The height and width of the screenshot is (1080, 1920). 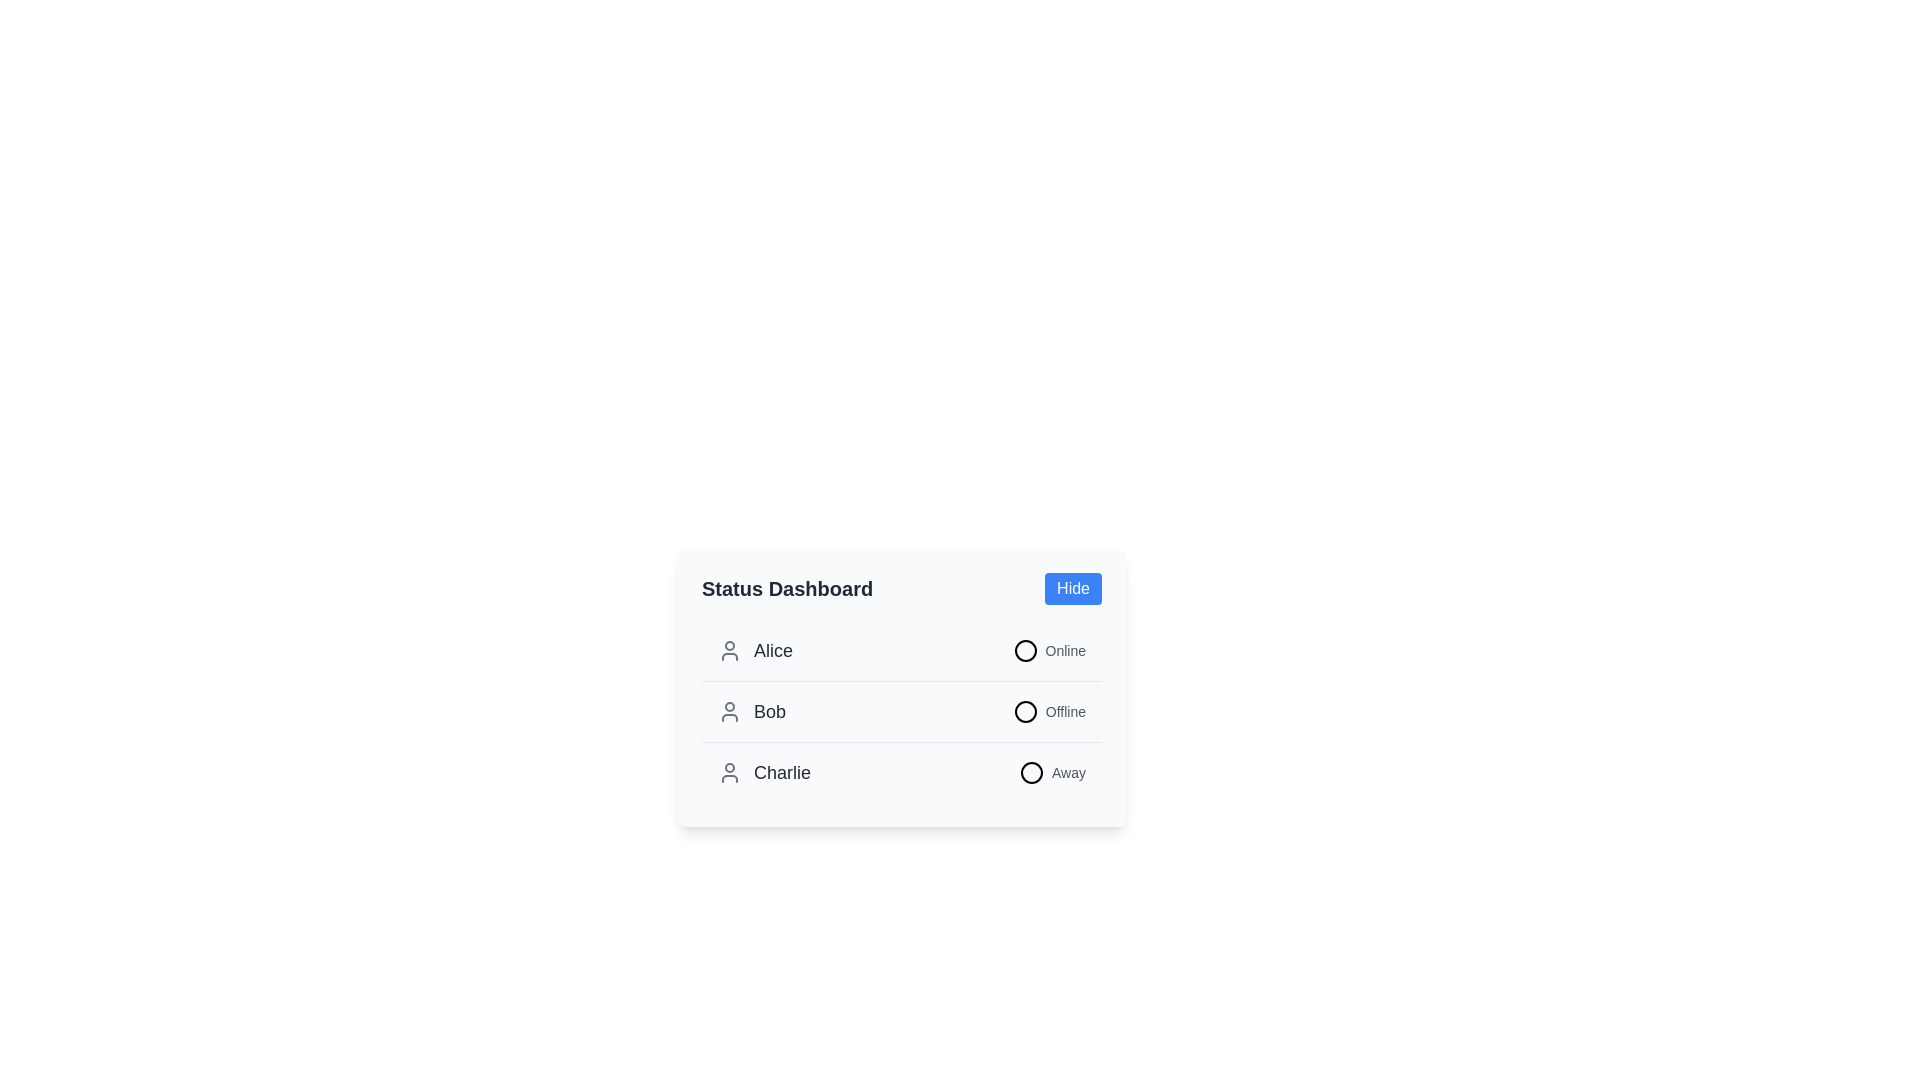 What do you see at coordinates (763, 771) in the screenshot?
I see `the list item displaying the user icon and the text 'Charlie', which is the third entry in the list and aligned to the left of the 'Away' status label` at bounding box center [763, 771].